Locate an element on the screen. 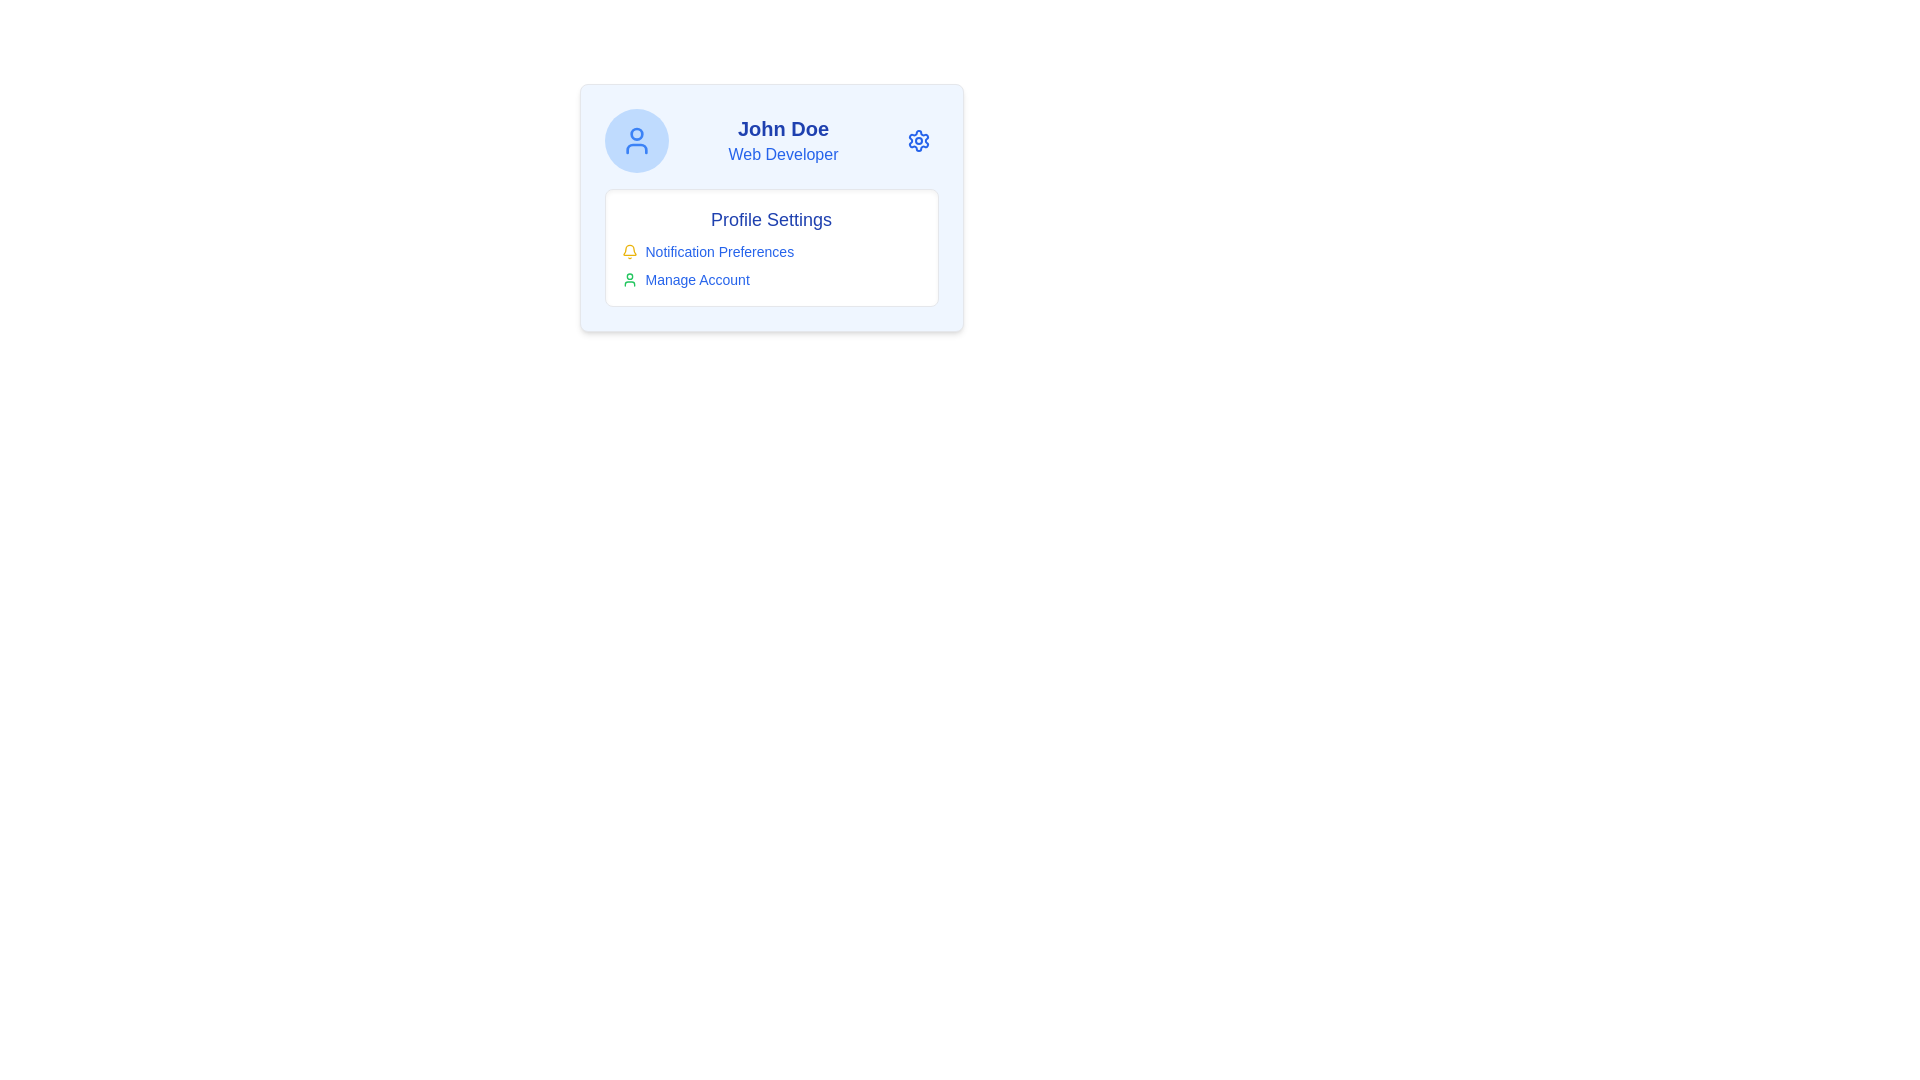 Image resolution: width=1920 pixels, height=1080 pixels. the lower part of the user profile icon, which resembles a semicircular curve with a horizontal line, located at the center top section of the main card interface is located at coordinates (635, 148).